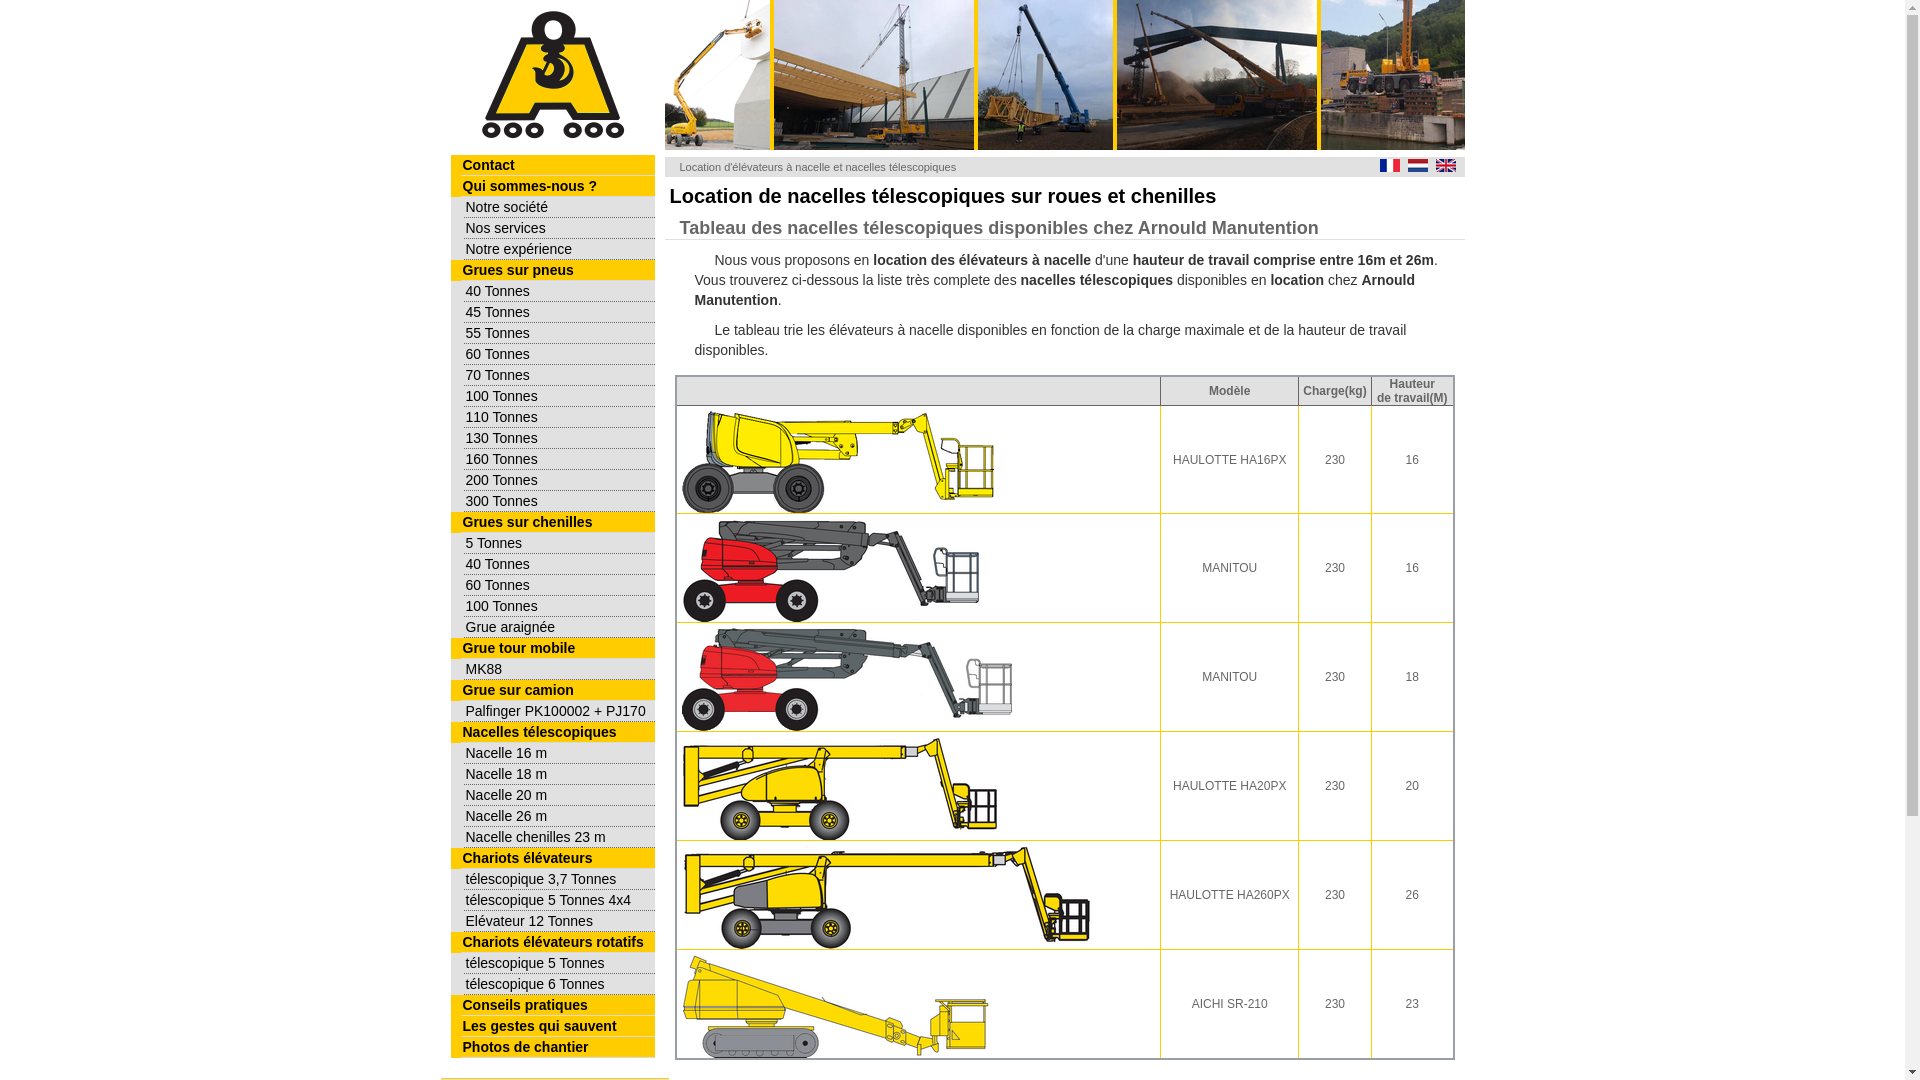 The image size is (1920, 1080). I want to click on 'Qui sommes-nous ?', so click(556, 186).